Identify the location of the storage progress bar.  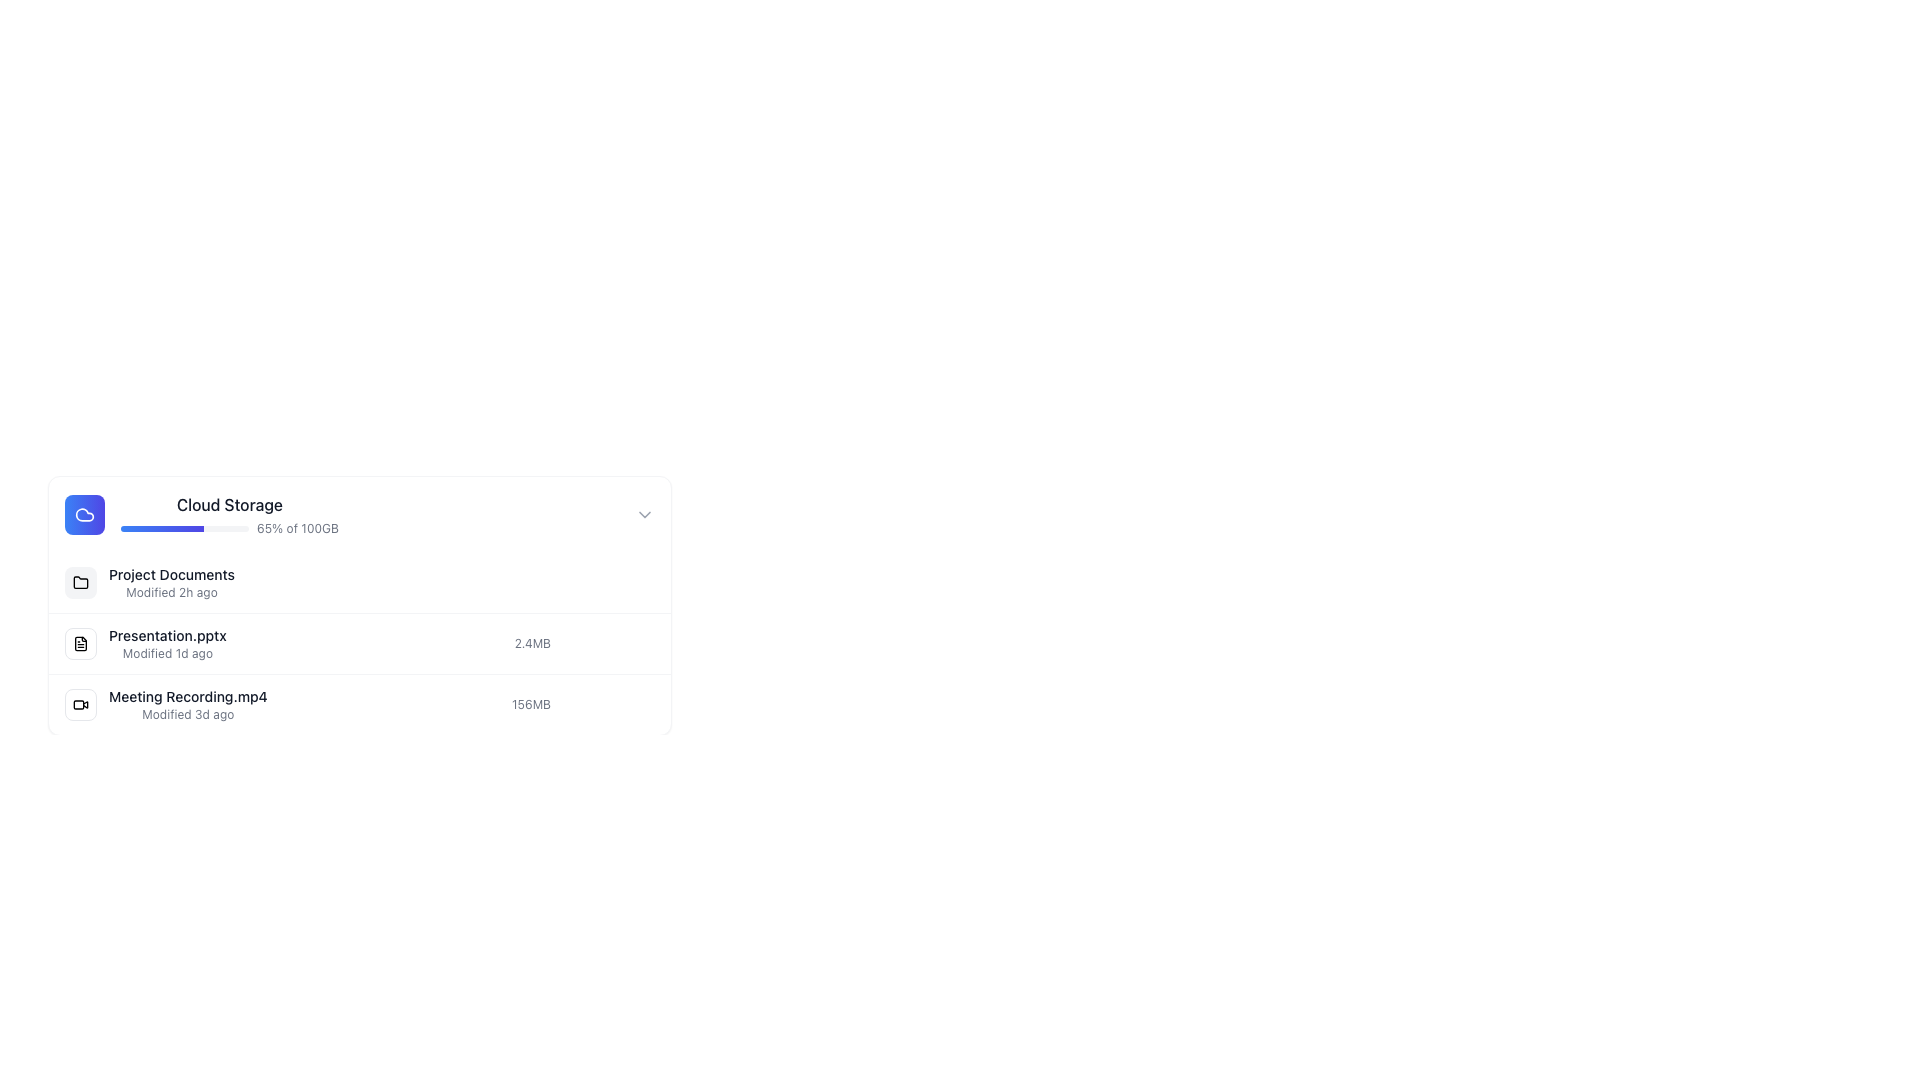
(146, 527).